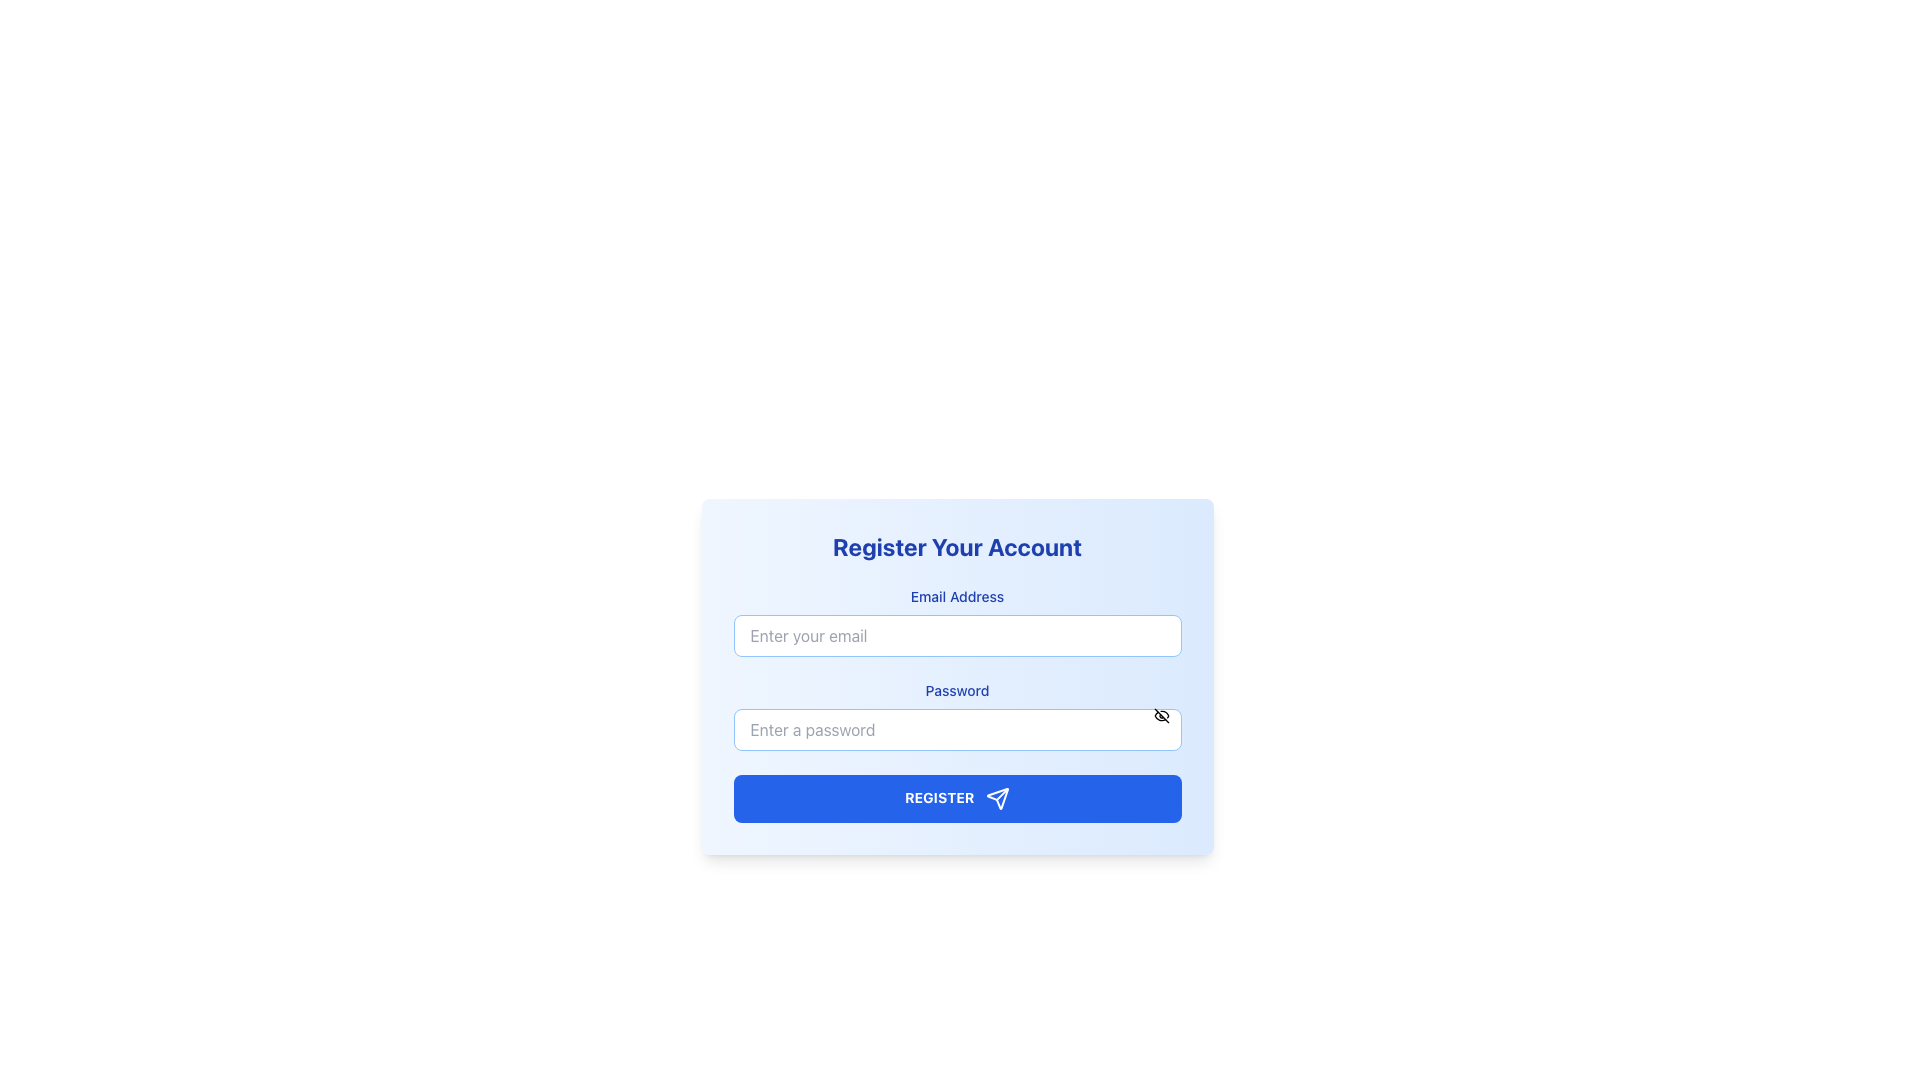 The height and width of the screenshot is (1080, 1920). Describe the element at coordinates (956, 715) in the screenshot. I see `the password input field with visibility toggle button located in the central region of the form card, positioned below the 'Email Address' field and above the 'Register' button` at that location.